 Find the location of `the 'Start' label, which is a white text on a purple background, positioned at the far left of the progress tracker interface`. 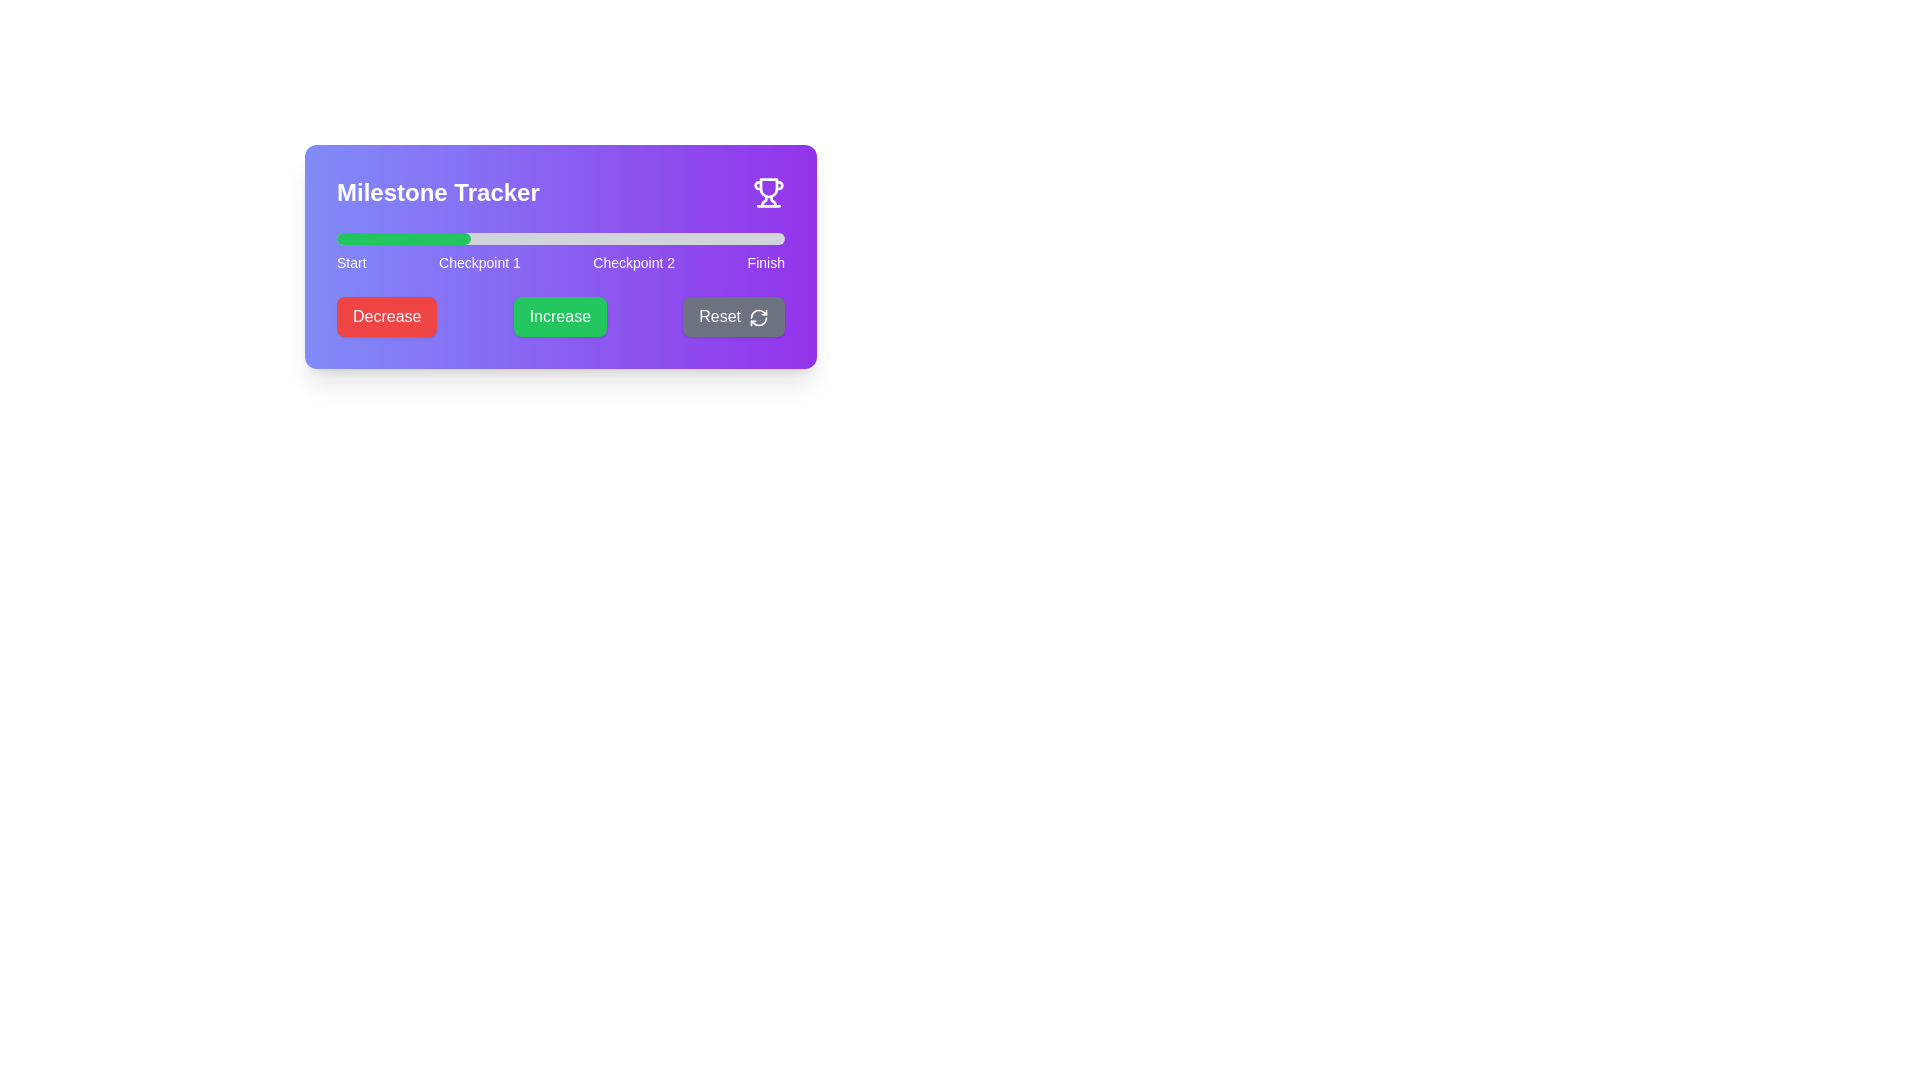

the 'Start' label, which is a white text on a purple background, positioned at the far left of the progress tracker interface is located at coordinates (351, 261).